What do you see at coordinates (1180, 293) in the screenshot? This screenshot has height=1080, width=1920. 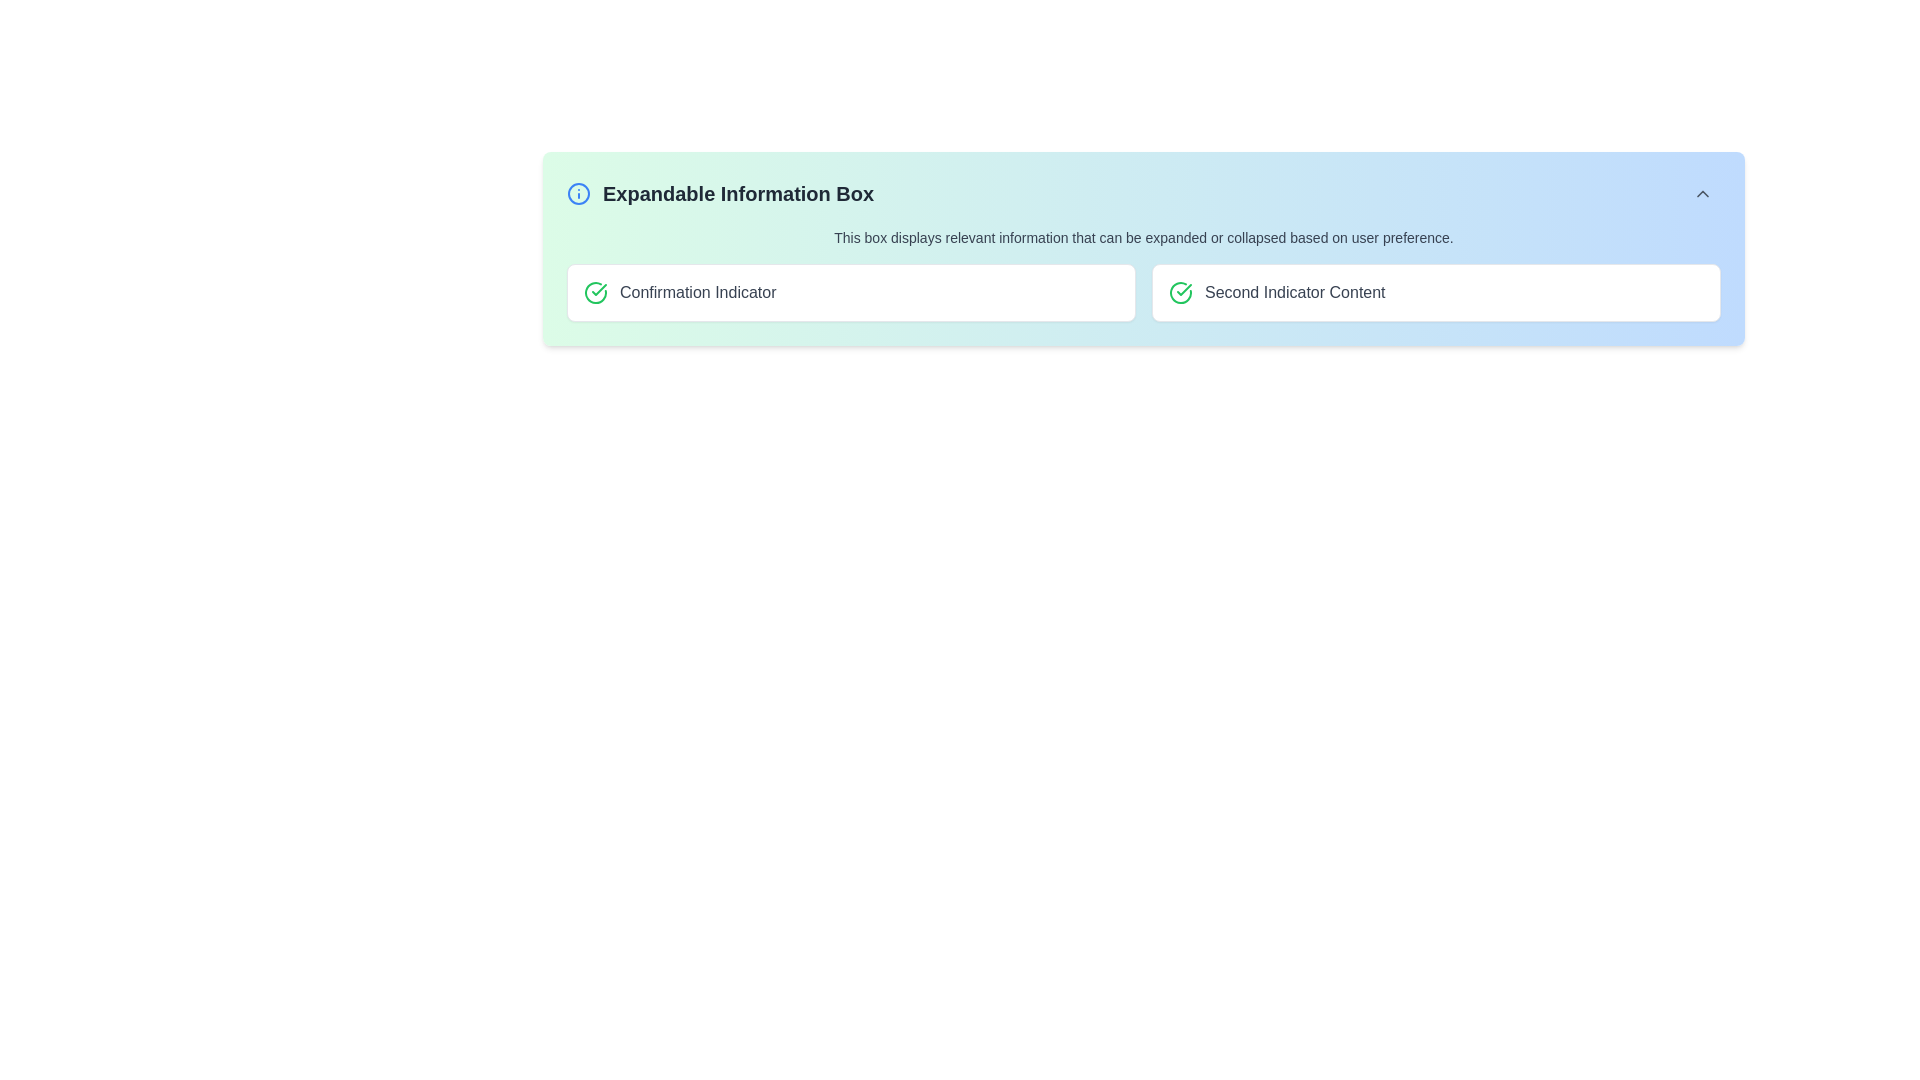 I see `the circular icon with a green outline and a checkmark inside, located in the 'Second Indicator Content' section at the top right of the interface` at bounding box center [1180, 293].